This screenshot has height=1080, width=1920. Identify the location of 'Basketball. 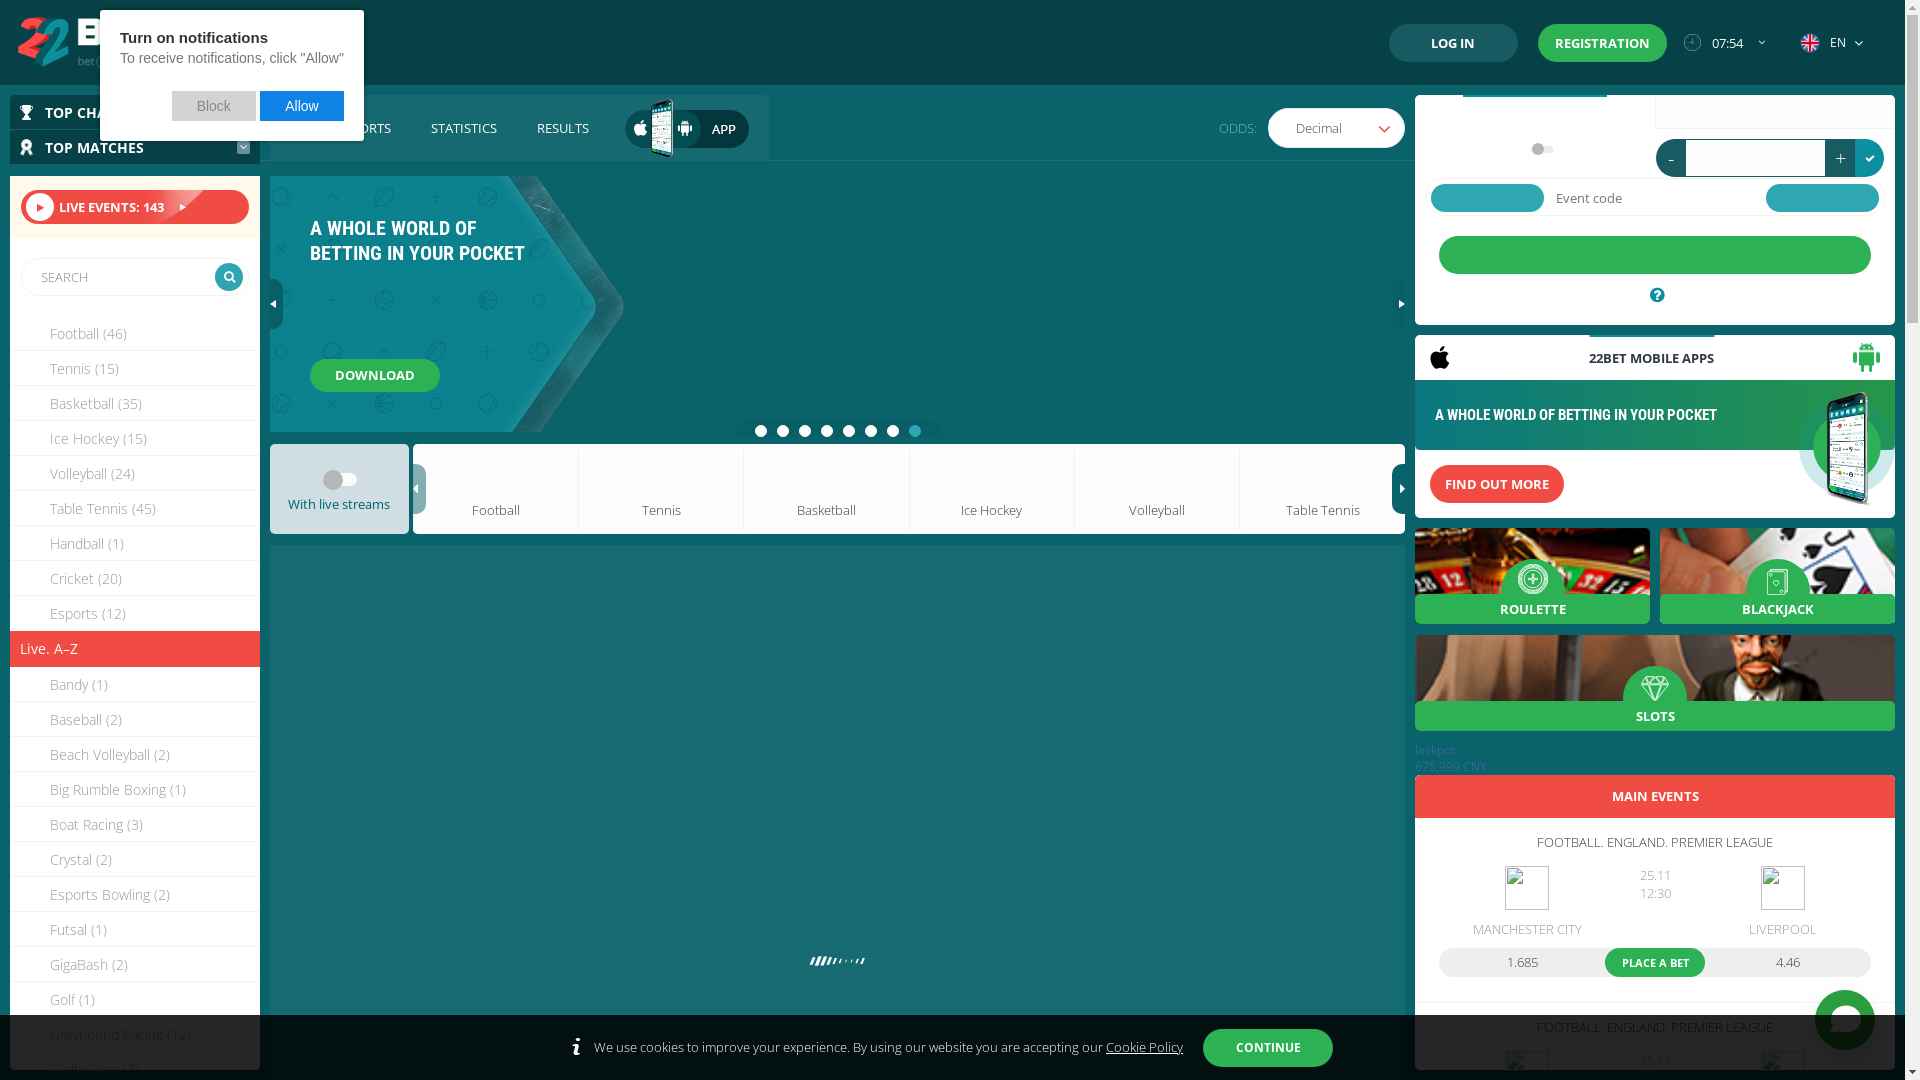
(133, 403).